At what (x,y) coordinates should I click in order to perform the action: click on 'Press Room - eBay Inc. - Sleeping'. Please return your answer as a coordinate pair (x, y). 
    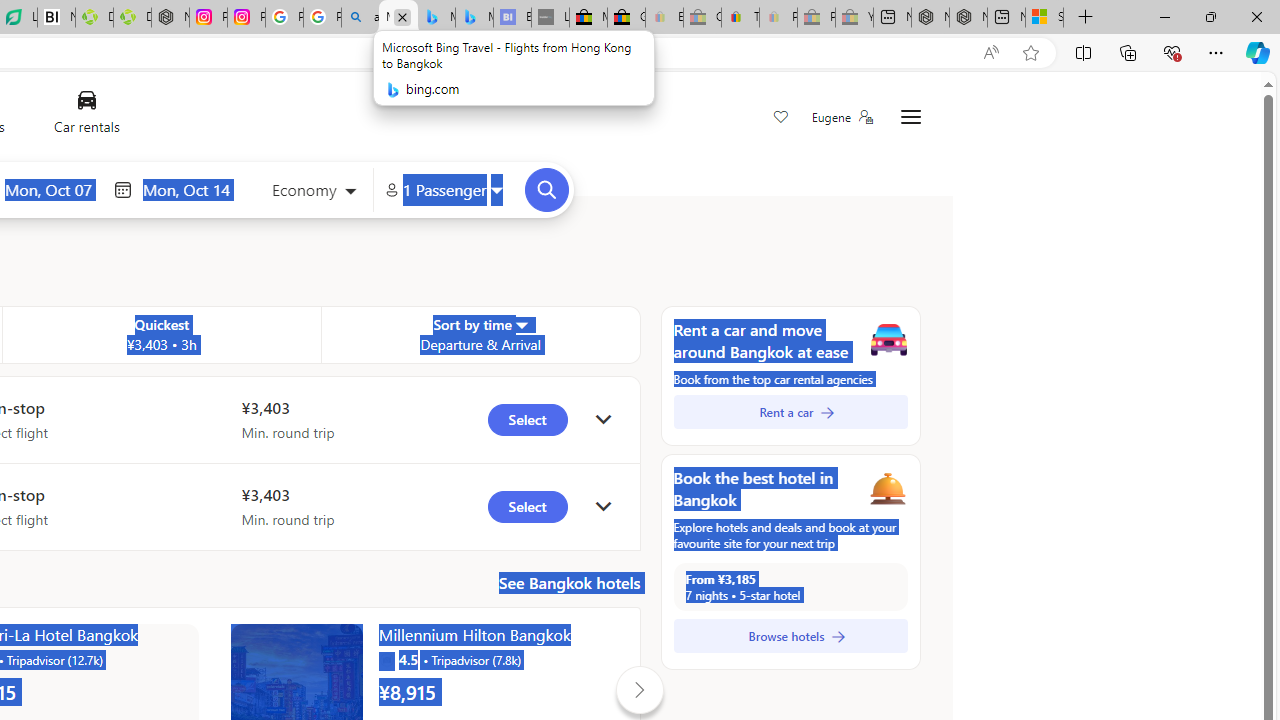
    Looking at the image, I should click on (816, 17).